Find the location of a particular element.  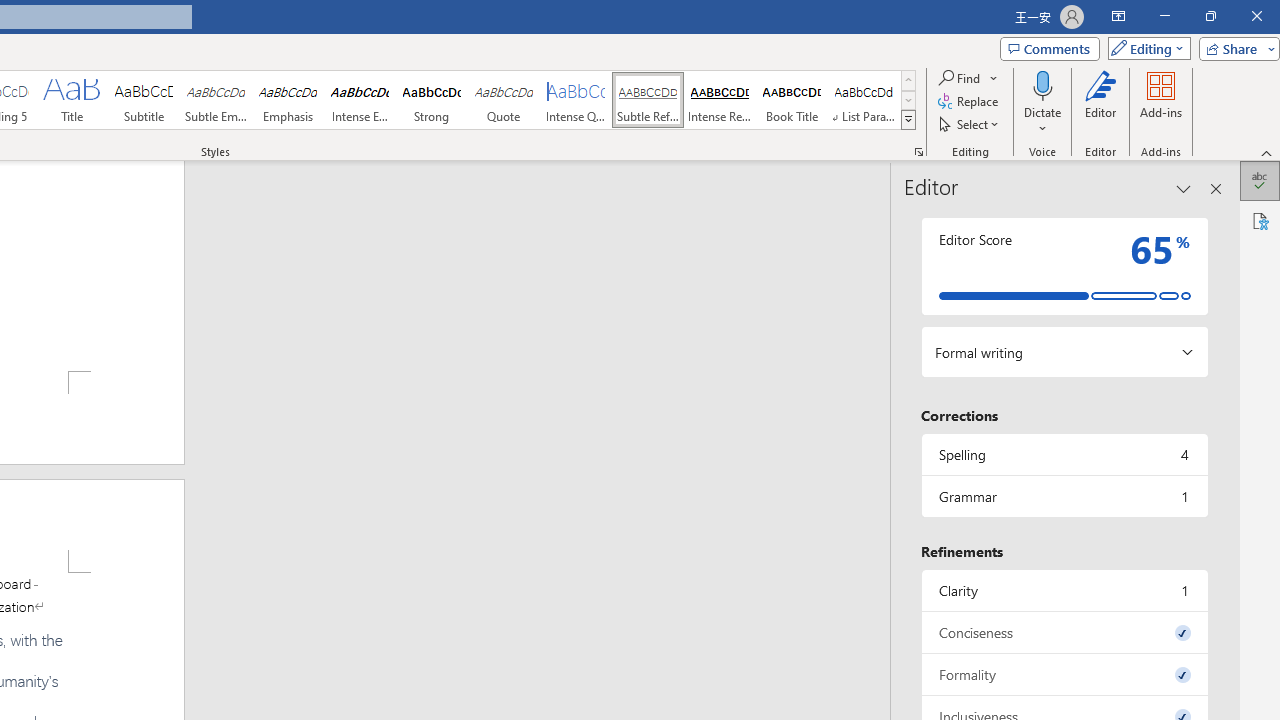

'Styles' is located at coordinates (907, 120).